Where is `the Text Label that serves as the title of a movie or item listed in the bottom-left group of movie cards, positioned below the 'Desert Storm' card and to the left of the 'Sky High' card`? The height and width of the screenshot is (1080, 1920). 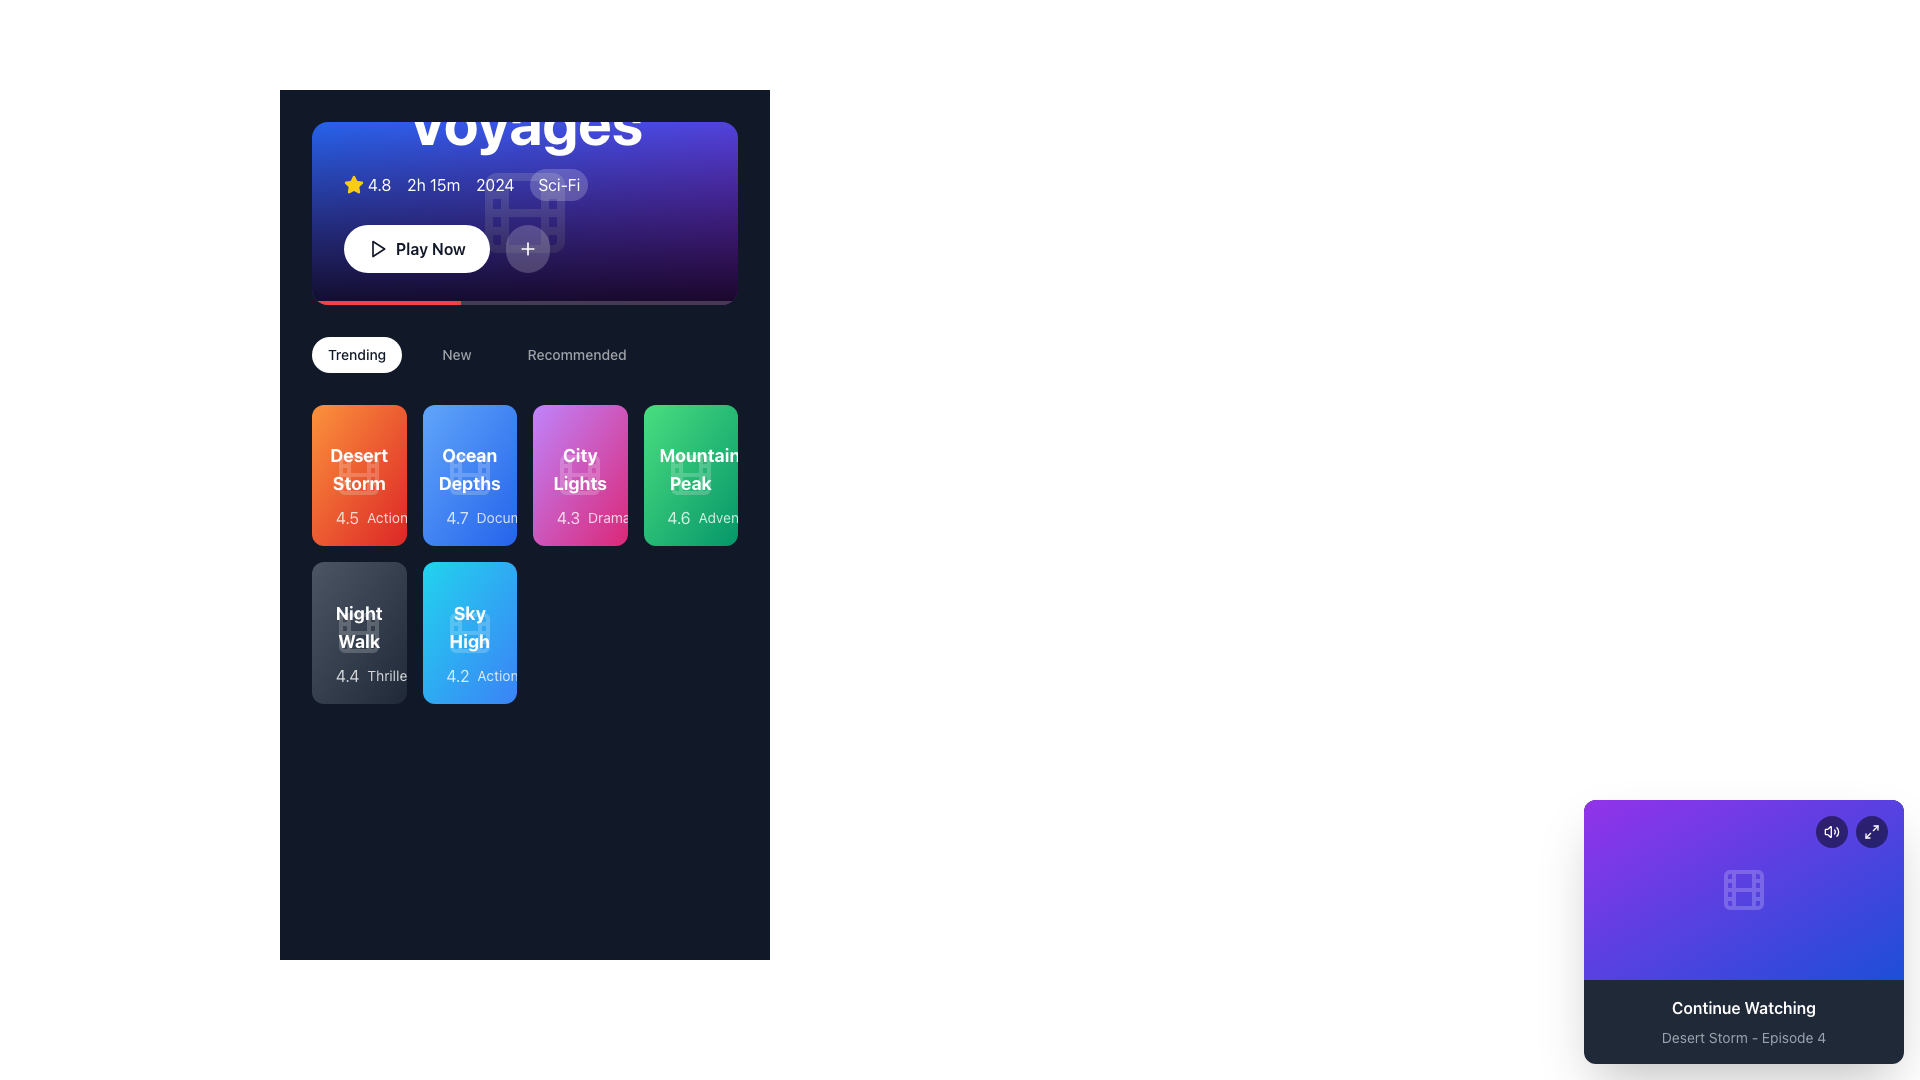 the Text Label that serves as the title of a movie or item listed in the bottom-left group of movie cards, positioned below the 'Desert Storm' card and to the left of the 'Sky High' card is located at coordinates (359, 627).